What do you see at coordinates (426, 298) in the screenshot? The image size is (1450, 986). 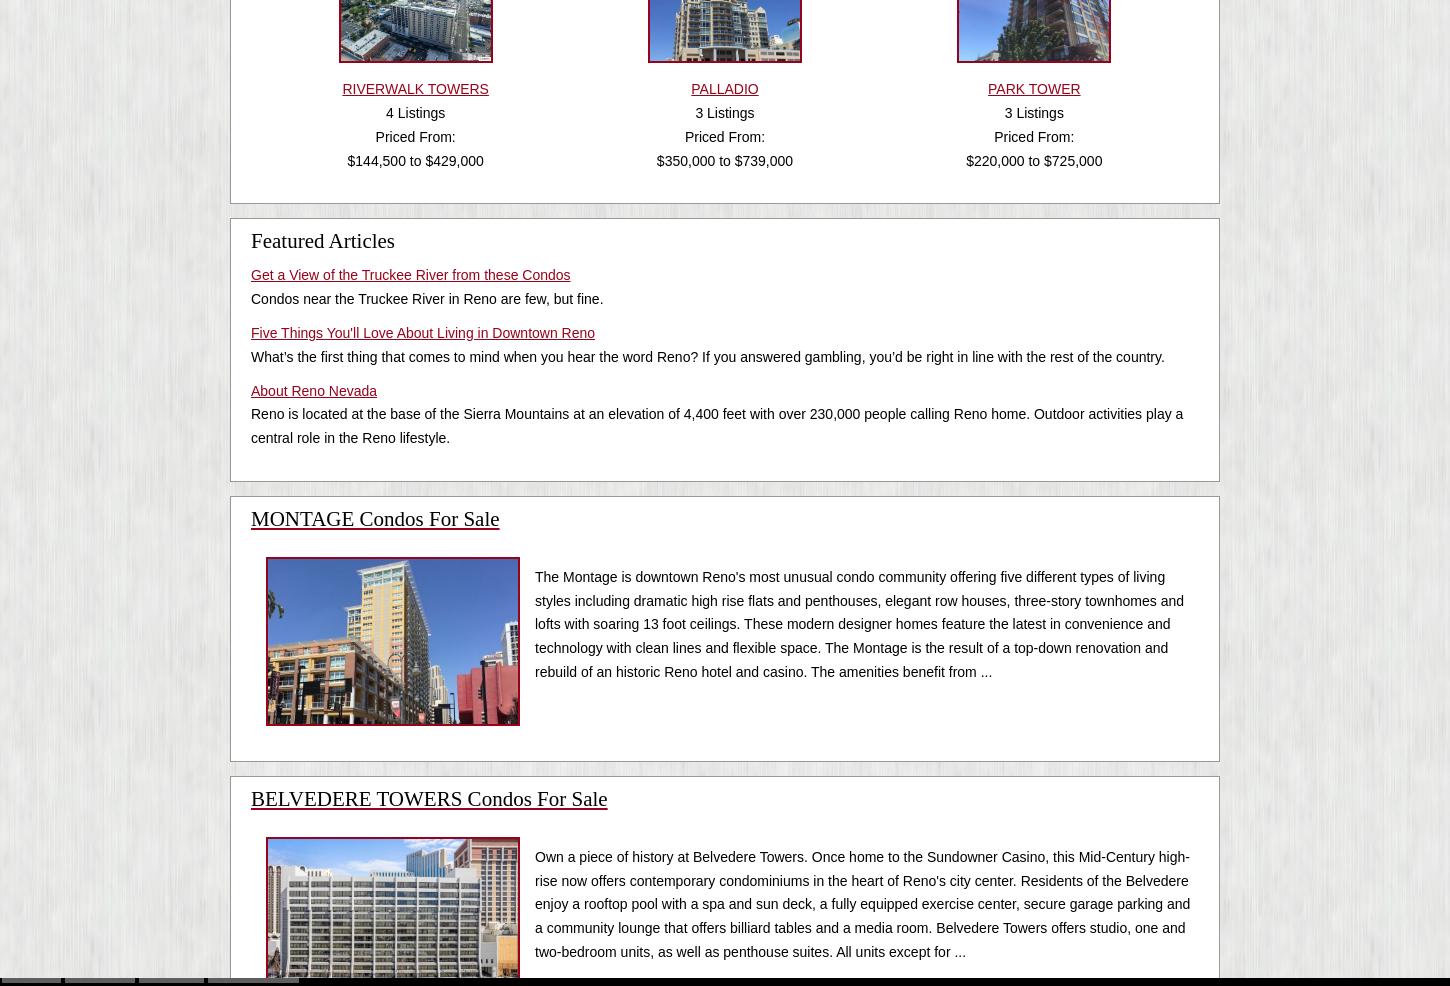 I see `'Condos near the Truckee River in Reno are few, but fine.'` at bounding box center [426, 298].